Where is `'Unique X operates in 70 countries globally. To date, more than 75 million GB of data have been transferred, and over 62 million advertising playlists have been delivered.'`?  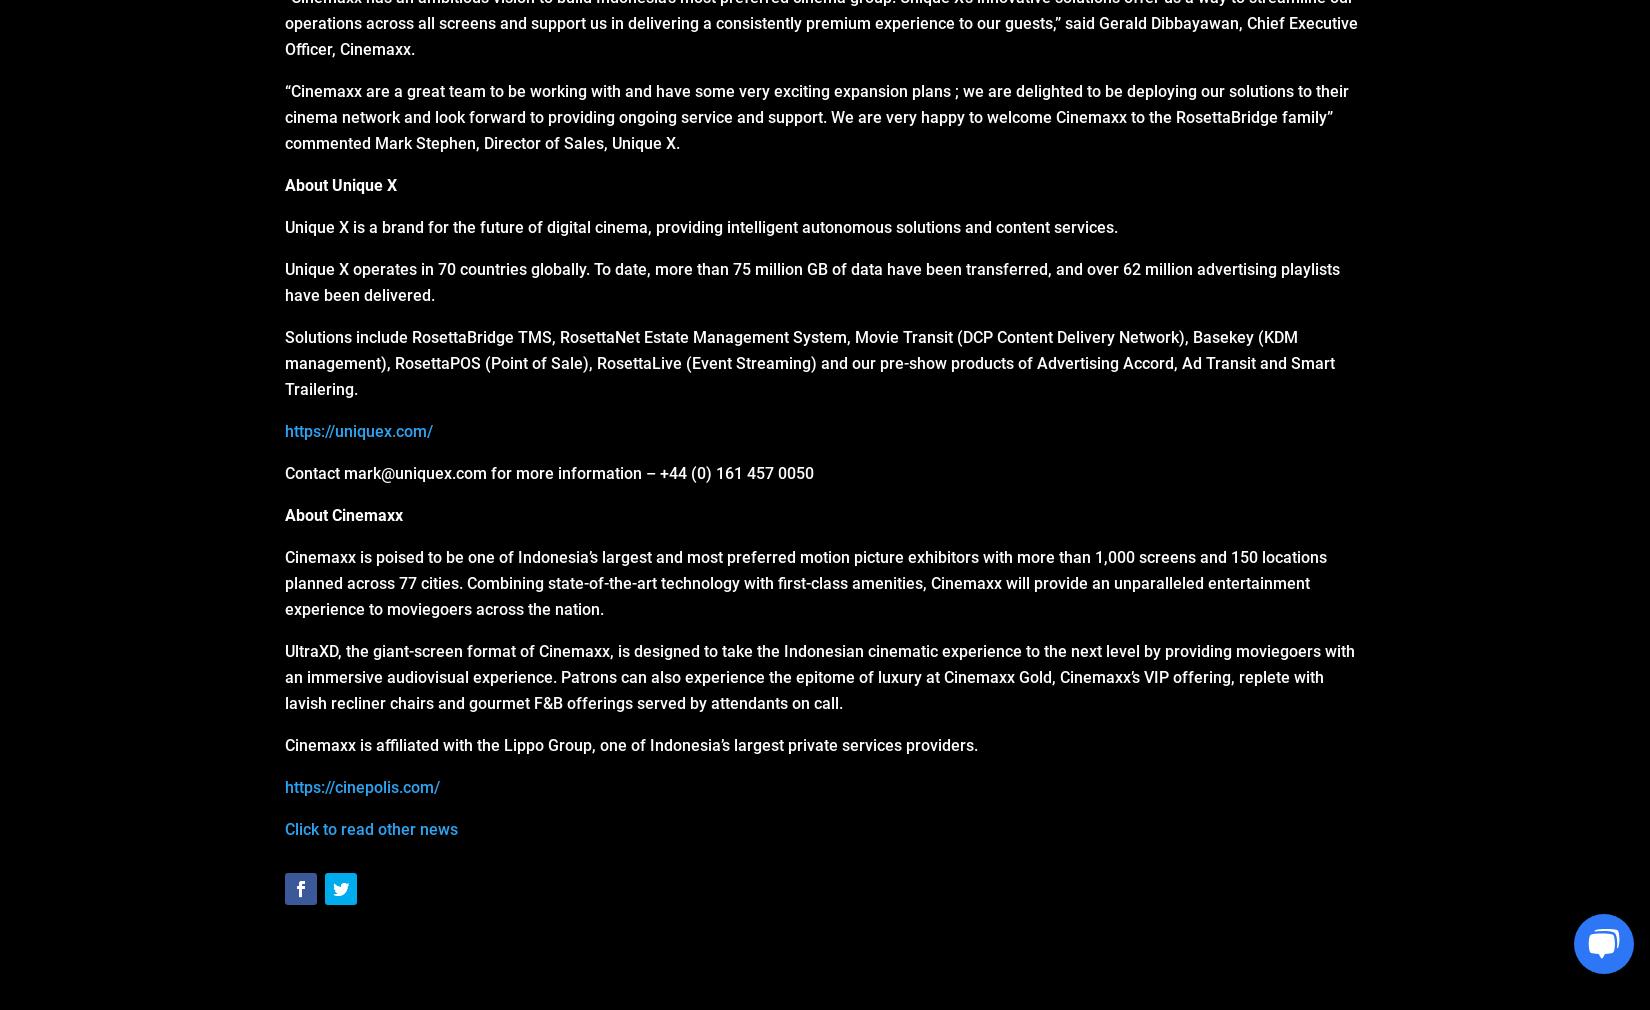
'Unique X operates in 70 countries globally. To date, more than 75 million GB of data have been transferred, and over 62 million advertising playlists have been delivered.' is located at coordinates (811, 282).